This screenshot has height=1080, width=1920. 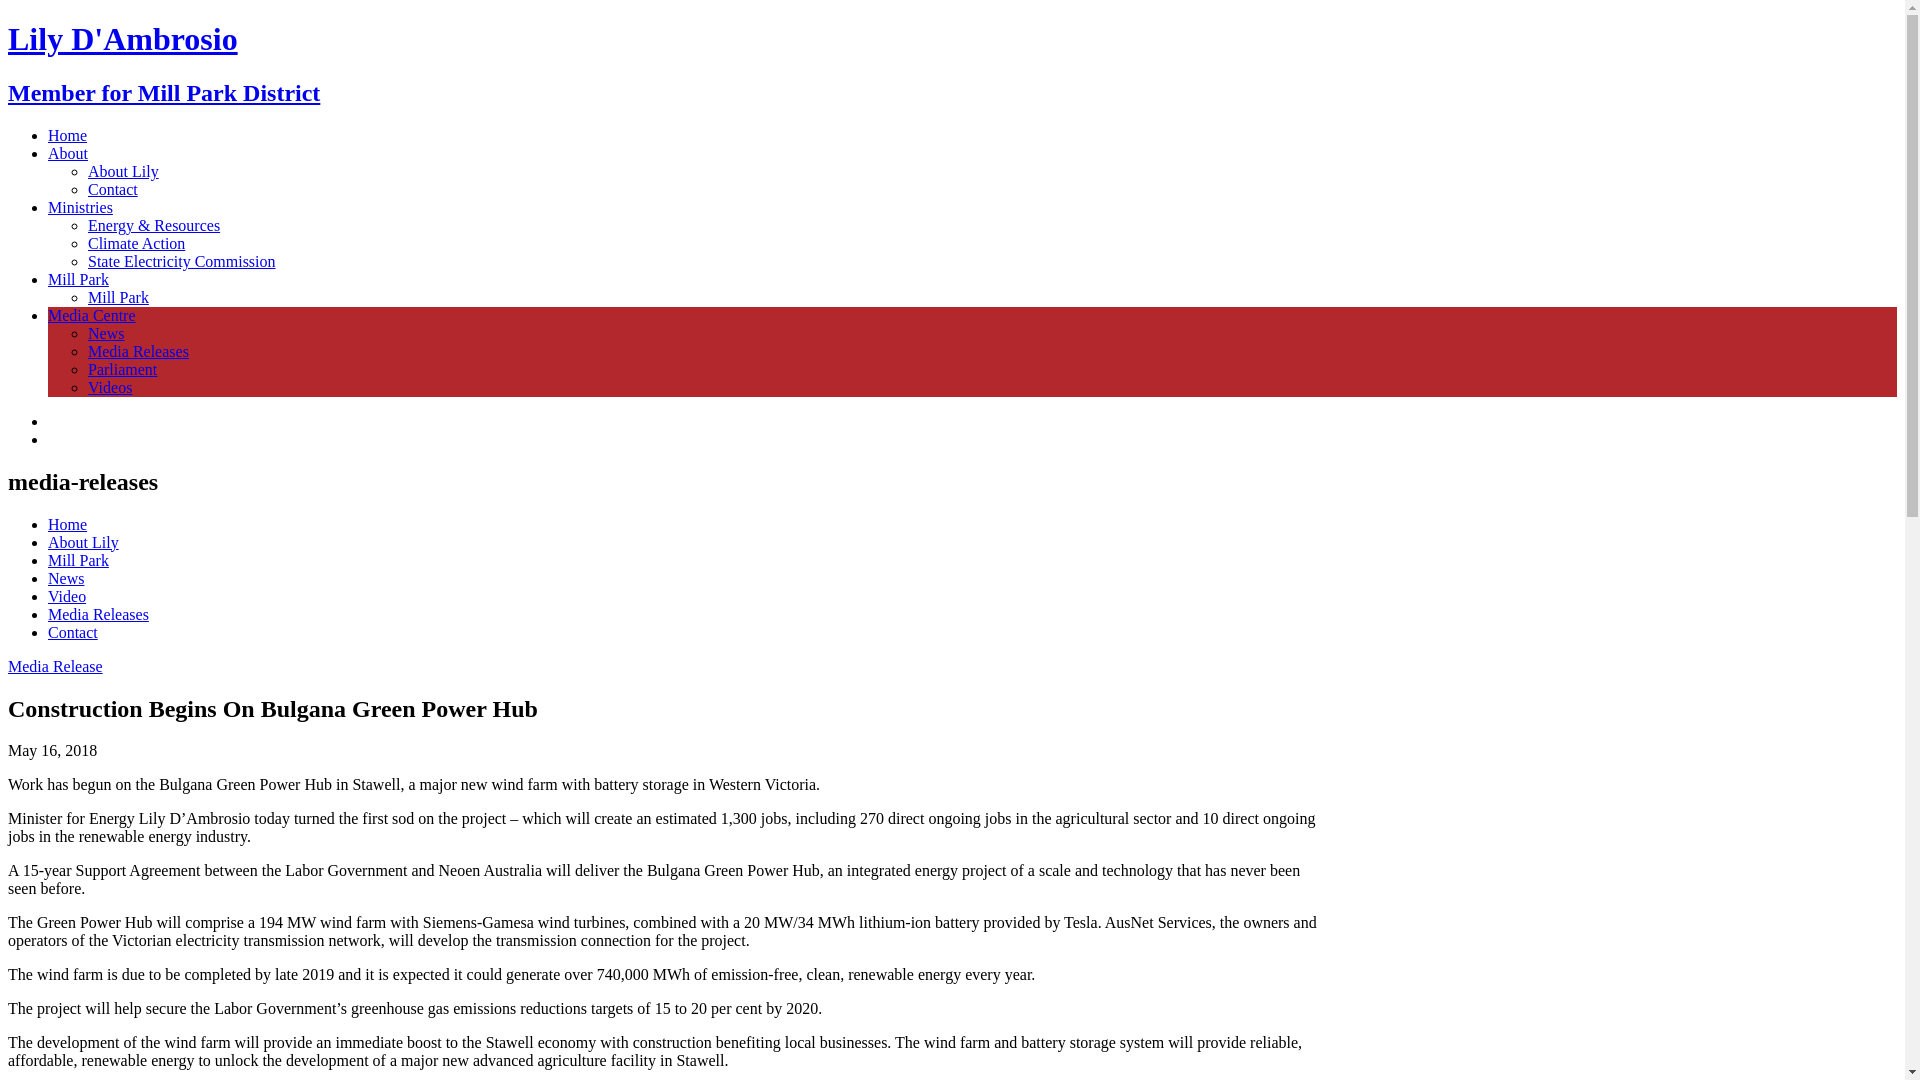 I want to click on 'Videos', so click(x=109, y=387).